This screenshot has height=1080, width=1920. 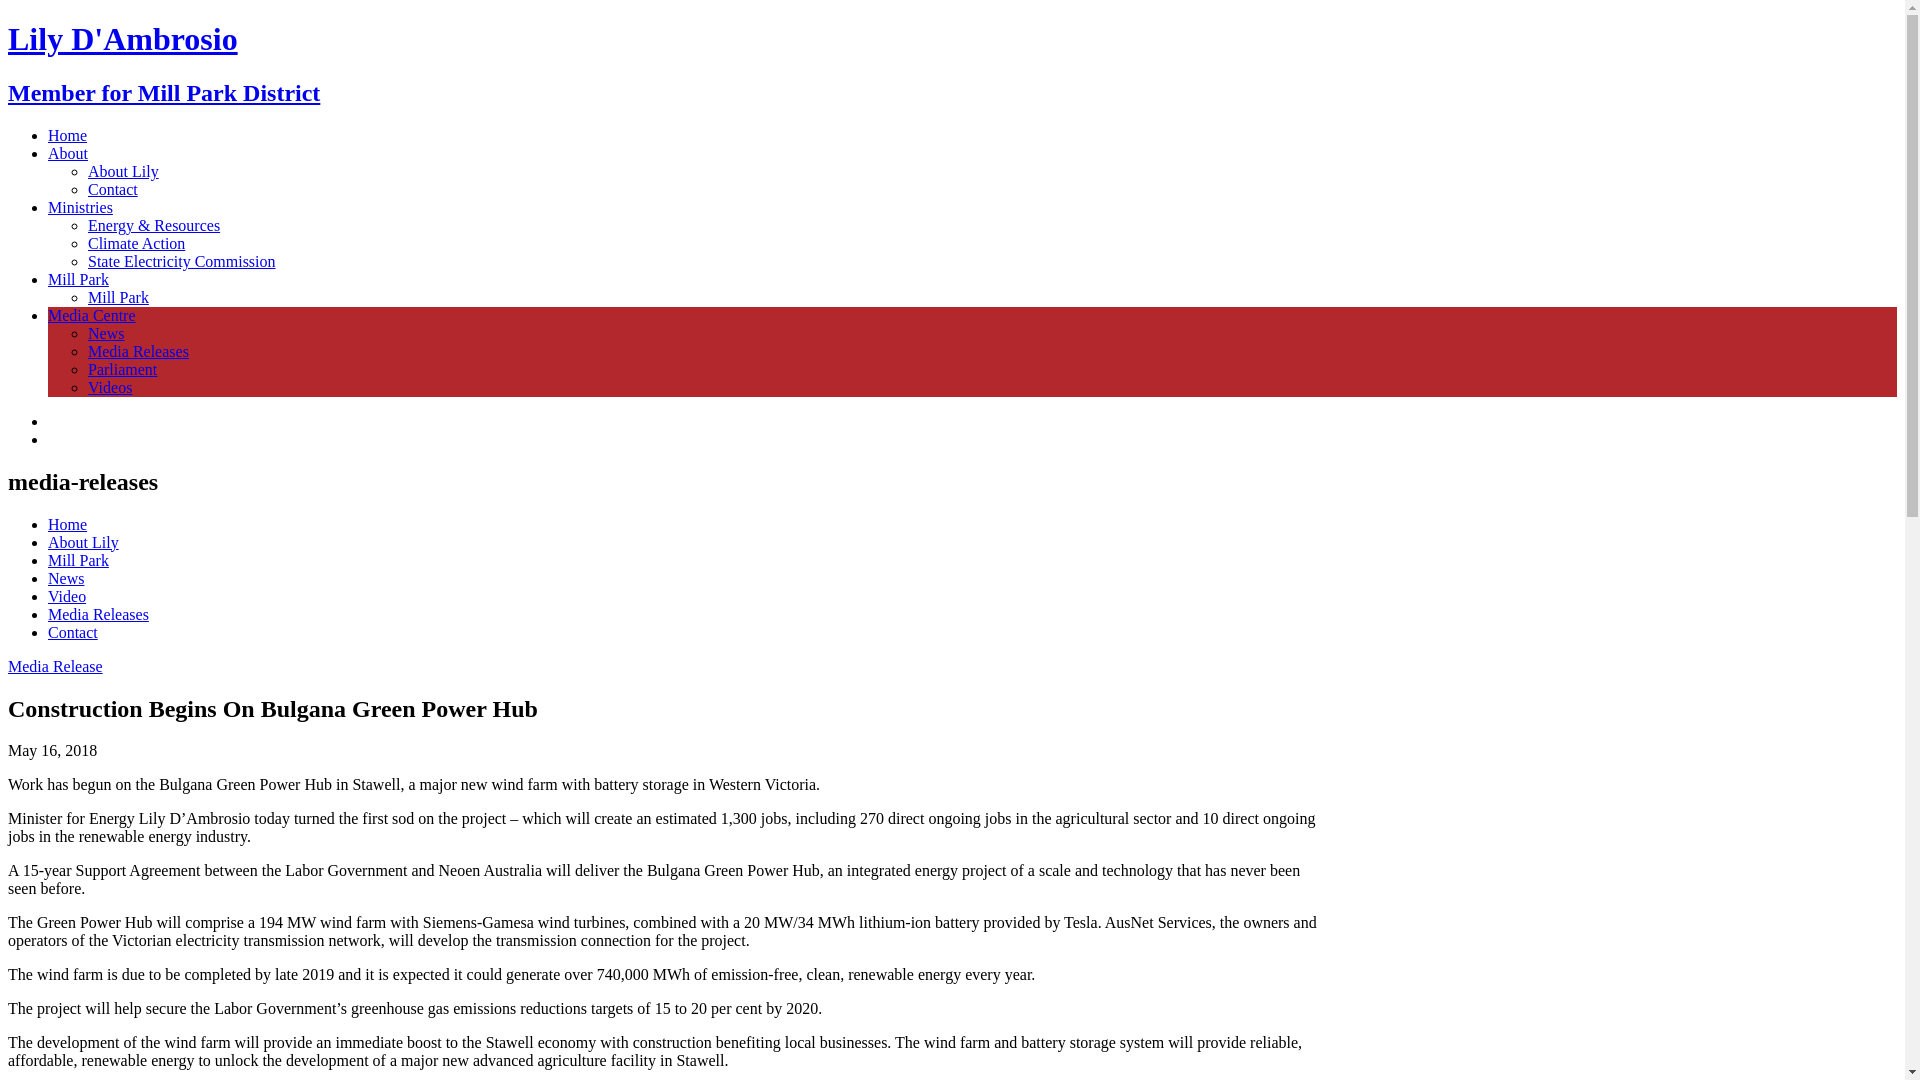 I want to click on 'Videos', so click(x=109, y=387).